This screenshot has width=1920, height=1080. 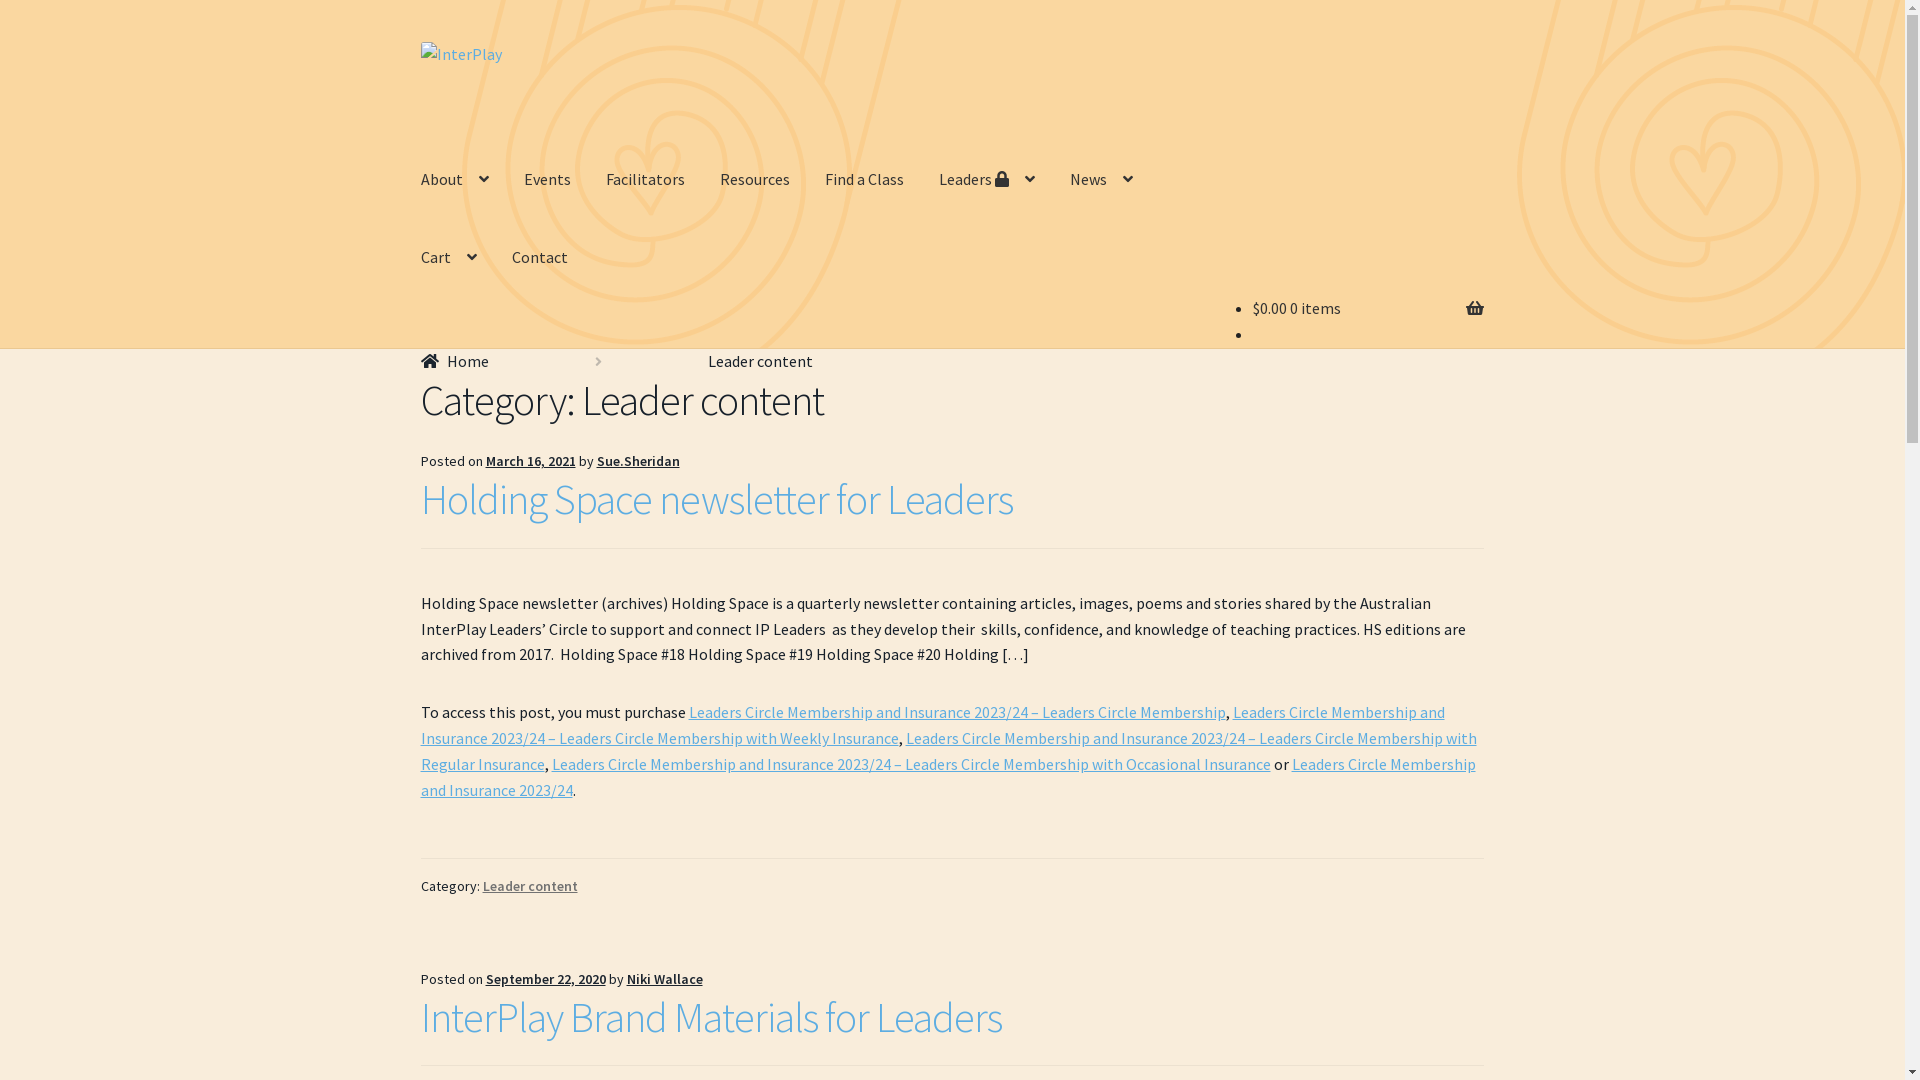 What do you see at coordinates (665, 978) in the screenshot?
I see `'Niki Wallace'` at bounding box center [665, 978].